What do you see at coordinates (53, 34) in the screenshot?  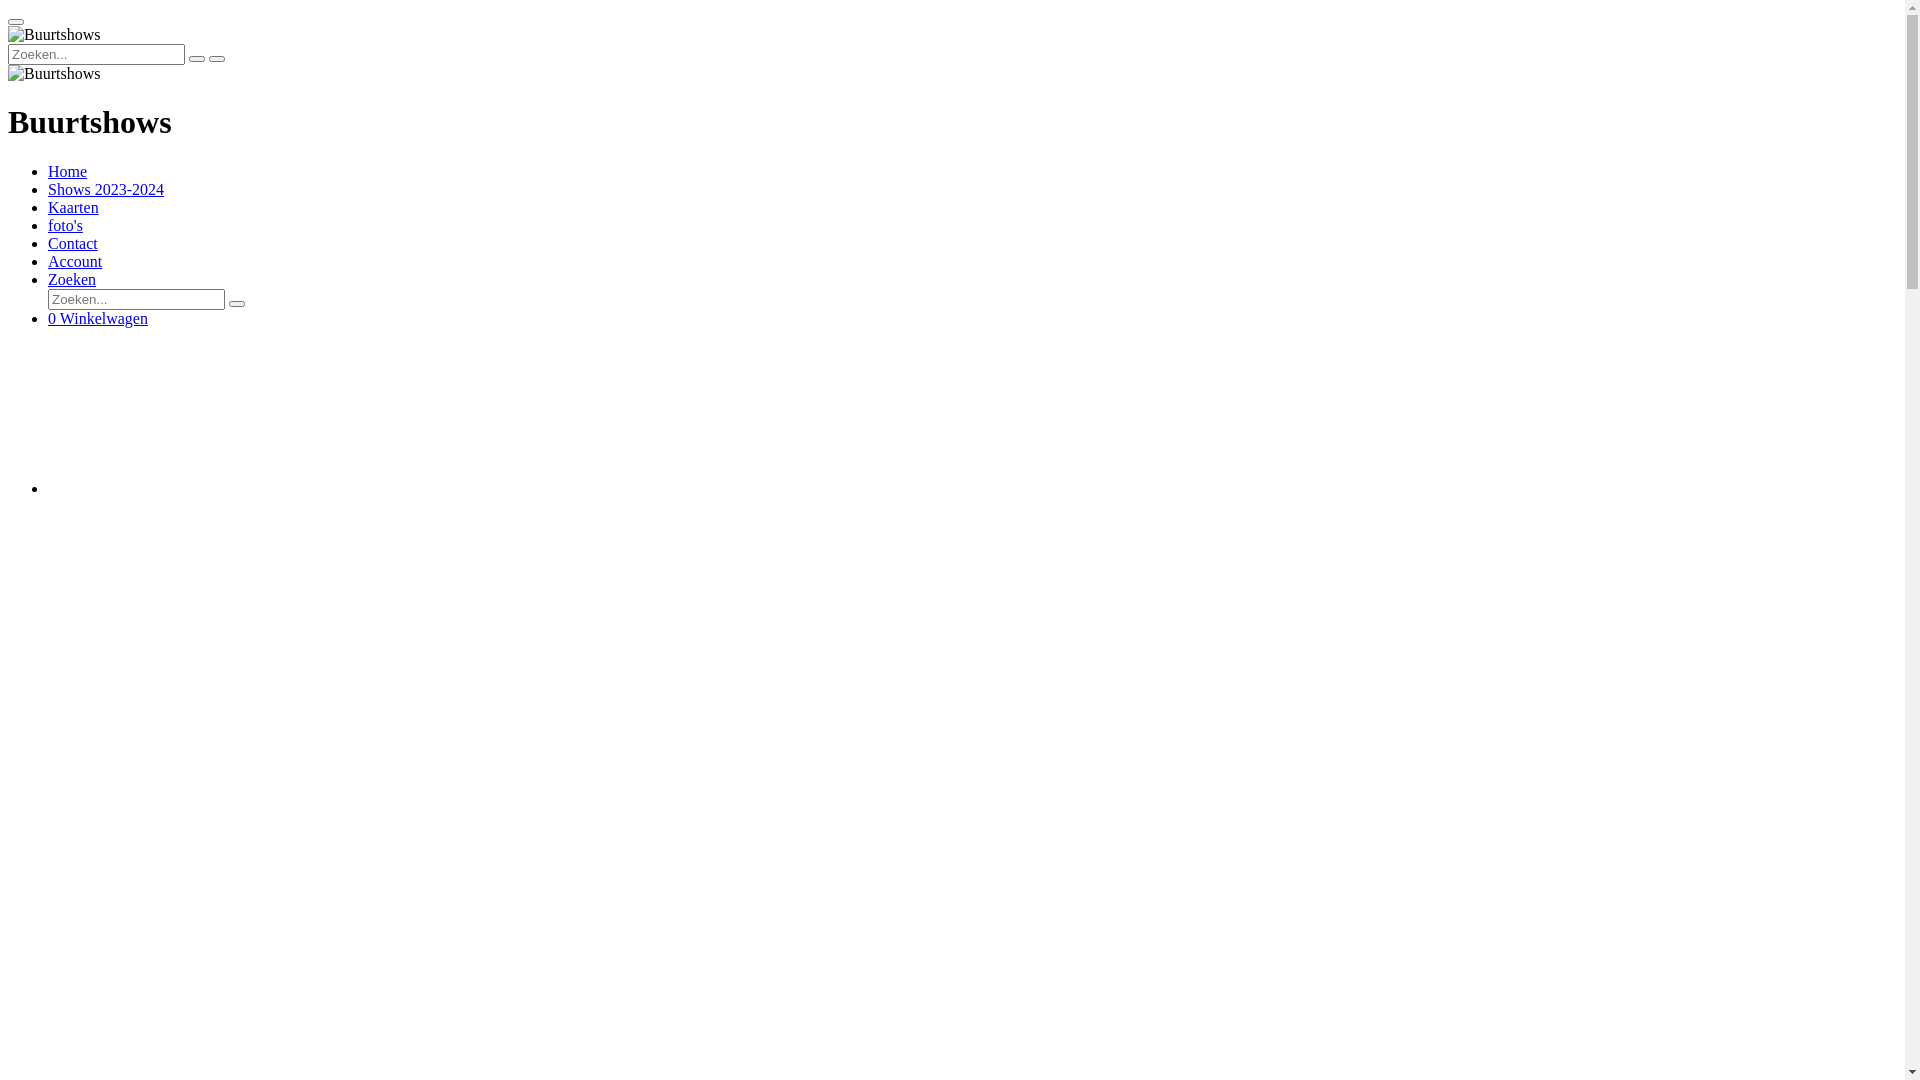 I see `'Buurtshows'` at bounding box center [53, 34].